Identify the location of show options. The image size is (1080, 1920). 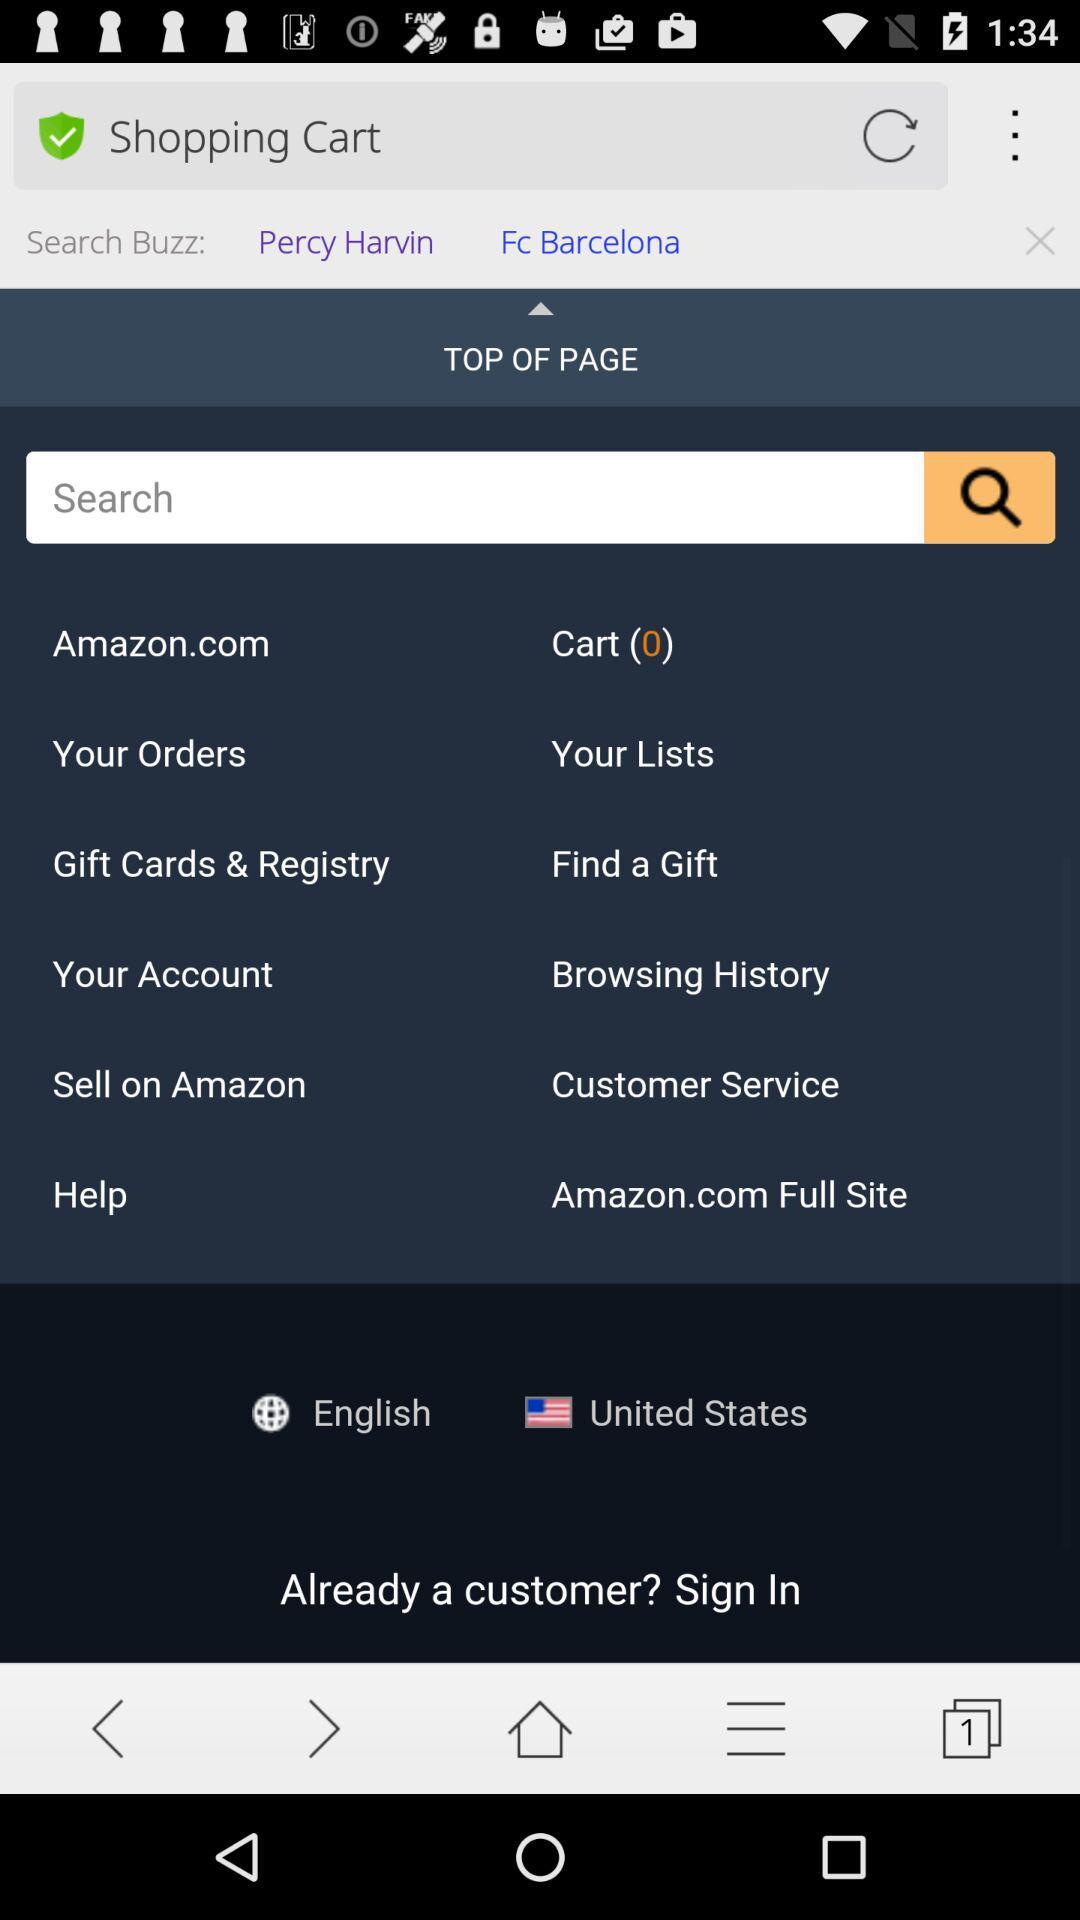
(756, 1727).